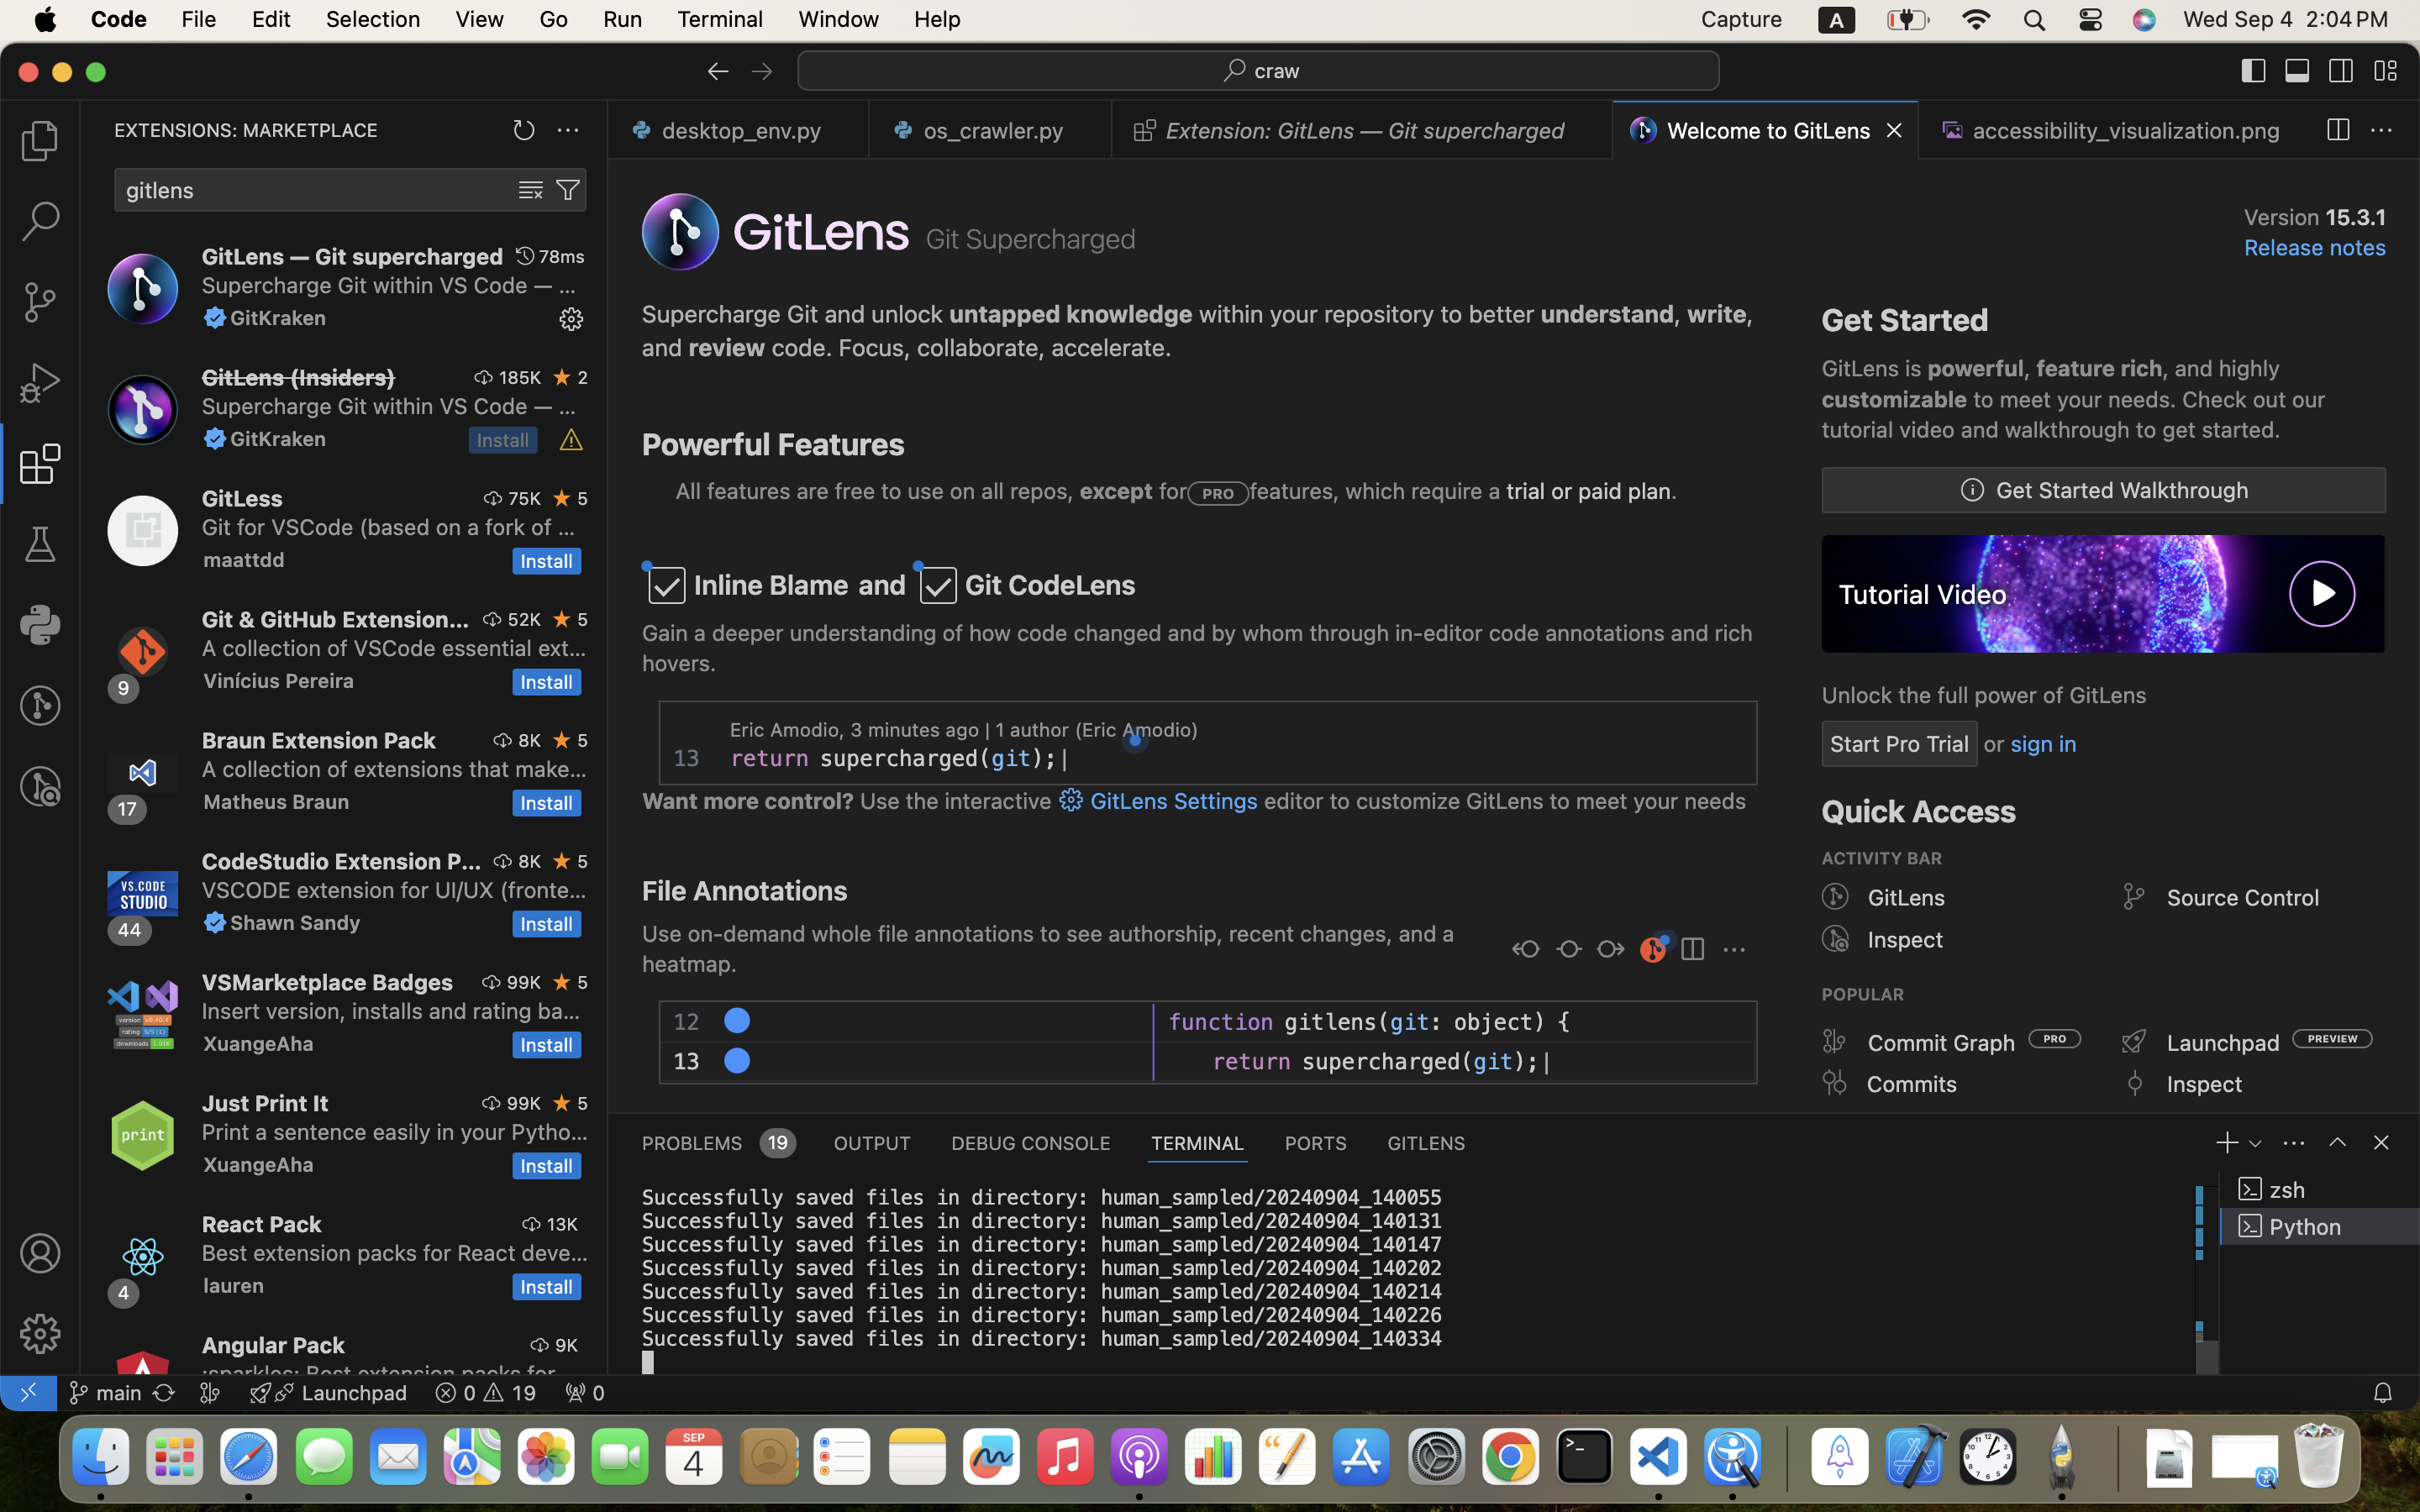 The width and height of the screenshot is (2420, 1512). What do you see at coordinates (2338, 130) in the screenshot?
I see `''` at bounding box center [2338, 130].